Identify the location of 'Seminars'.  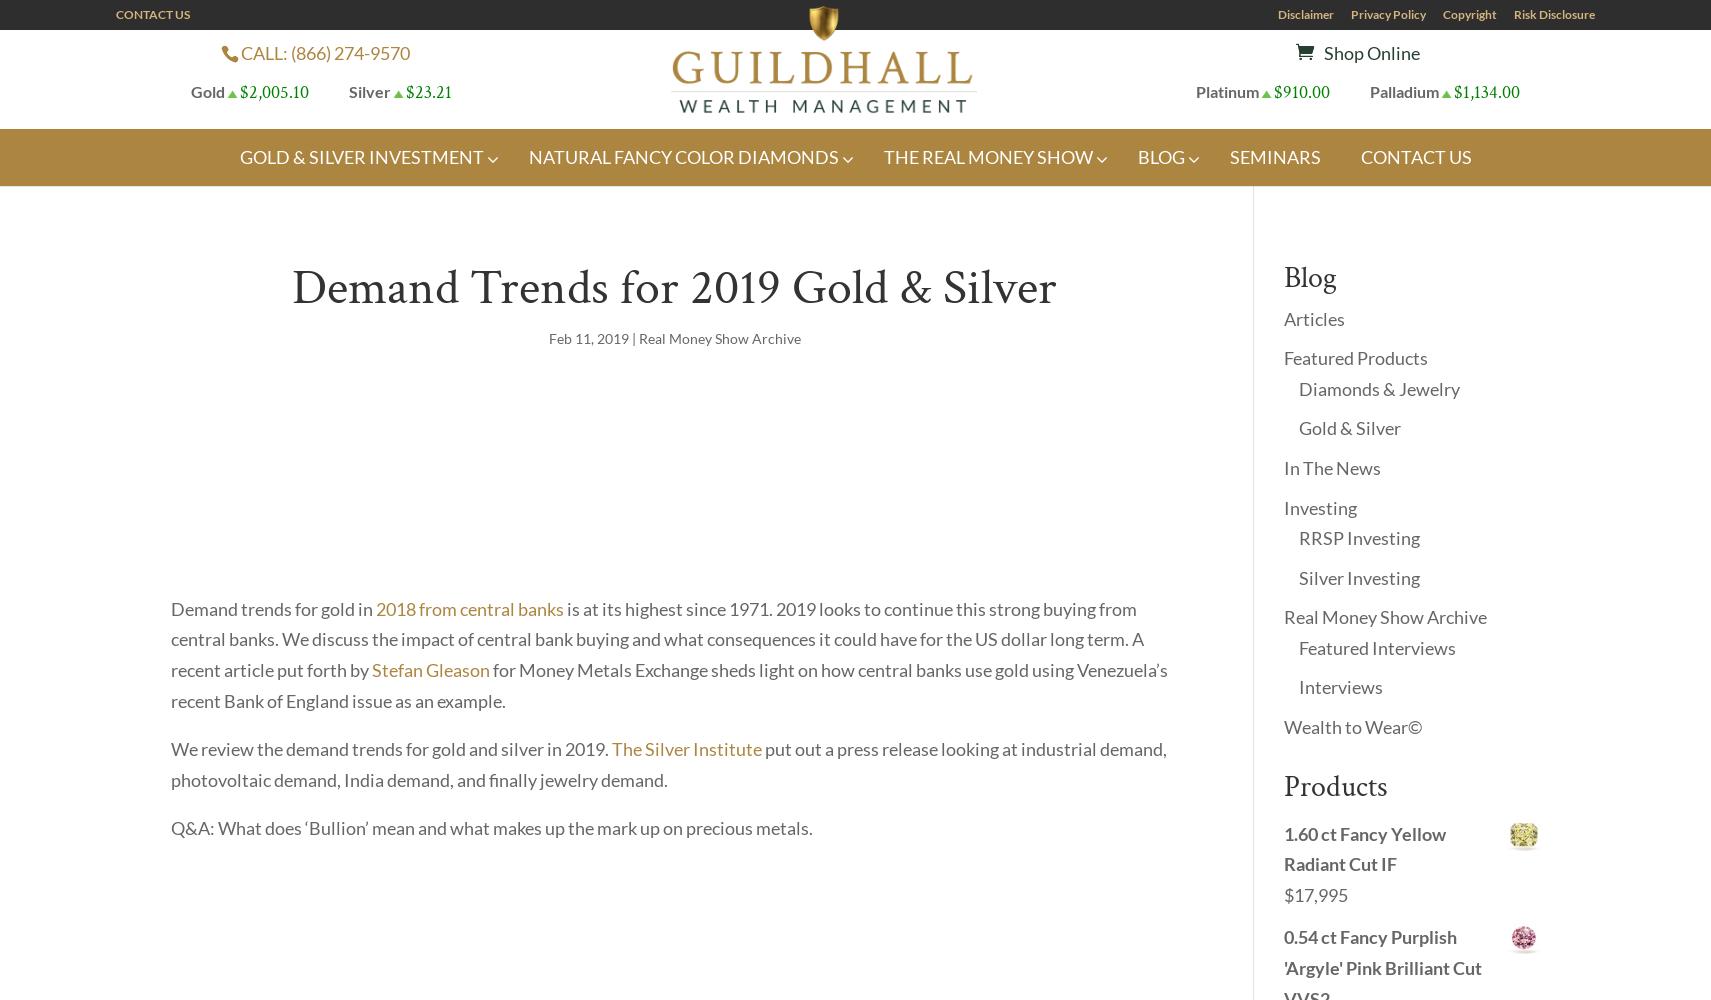
(1273, 156).